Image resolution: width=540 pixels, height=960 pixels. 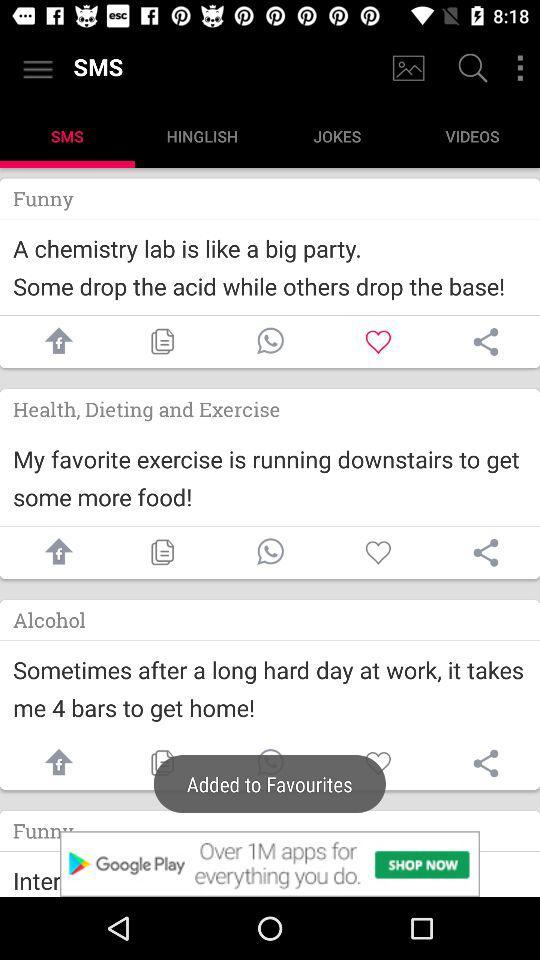 I want to click on like option, so click(x=378, y=341).